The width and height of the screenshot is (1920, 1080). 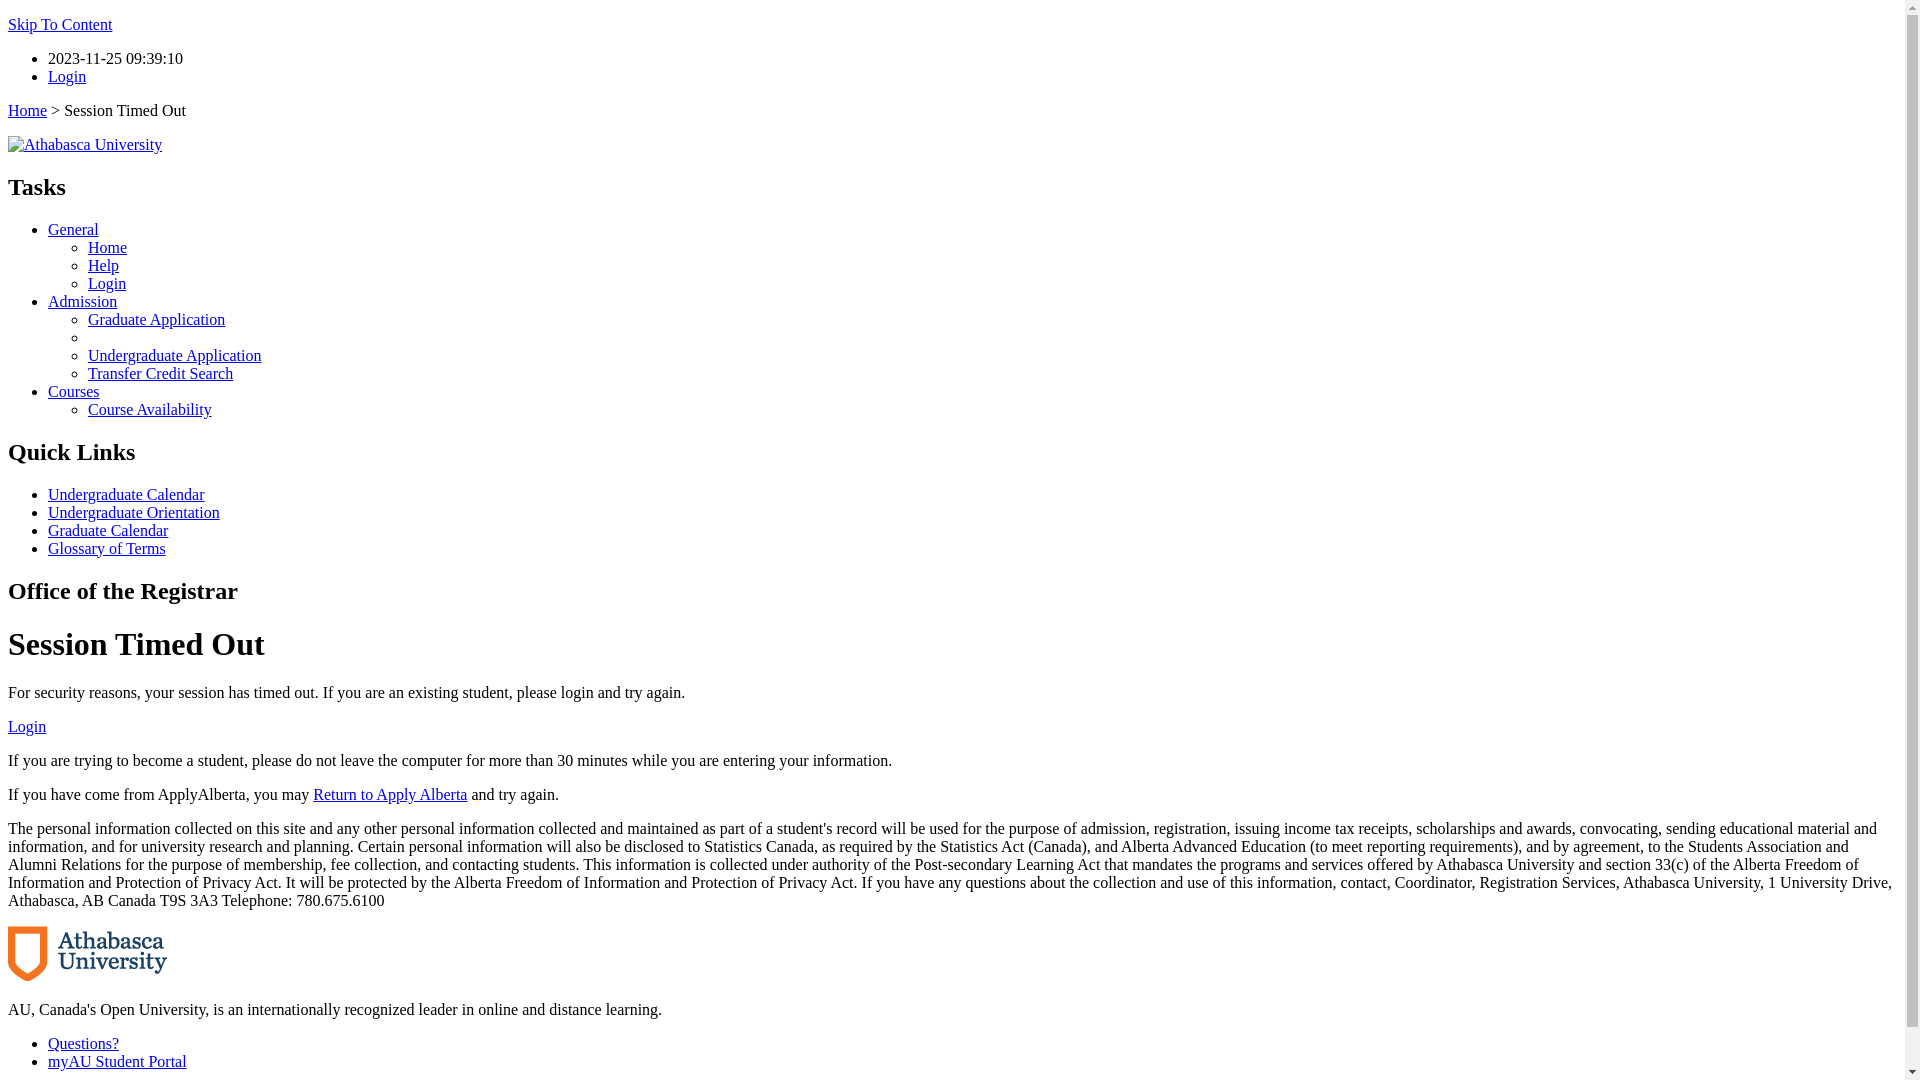 What do you see at coordinates (73, 228) in the screenshot?
I see `'General'` at bounding box center [73, 228].